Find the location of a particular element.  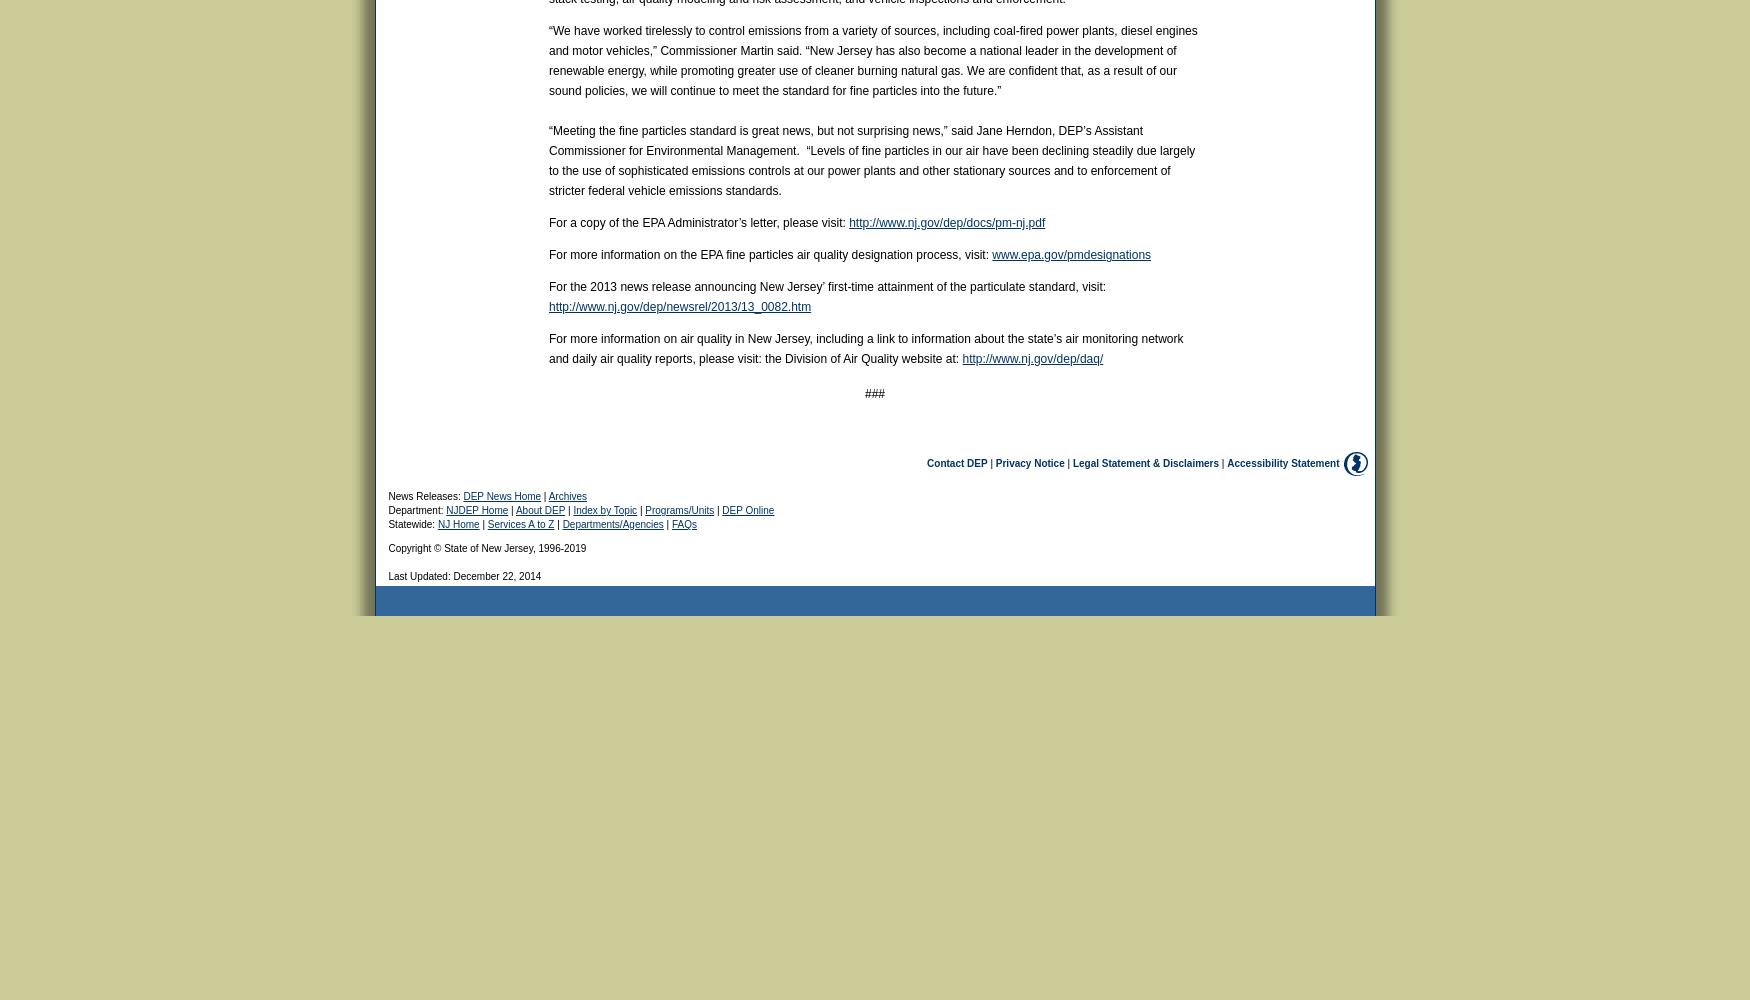

'Accessibility
                            Statement' is located at coordinates (1281, 462).